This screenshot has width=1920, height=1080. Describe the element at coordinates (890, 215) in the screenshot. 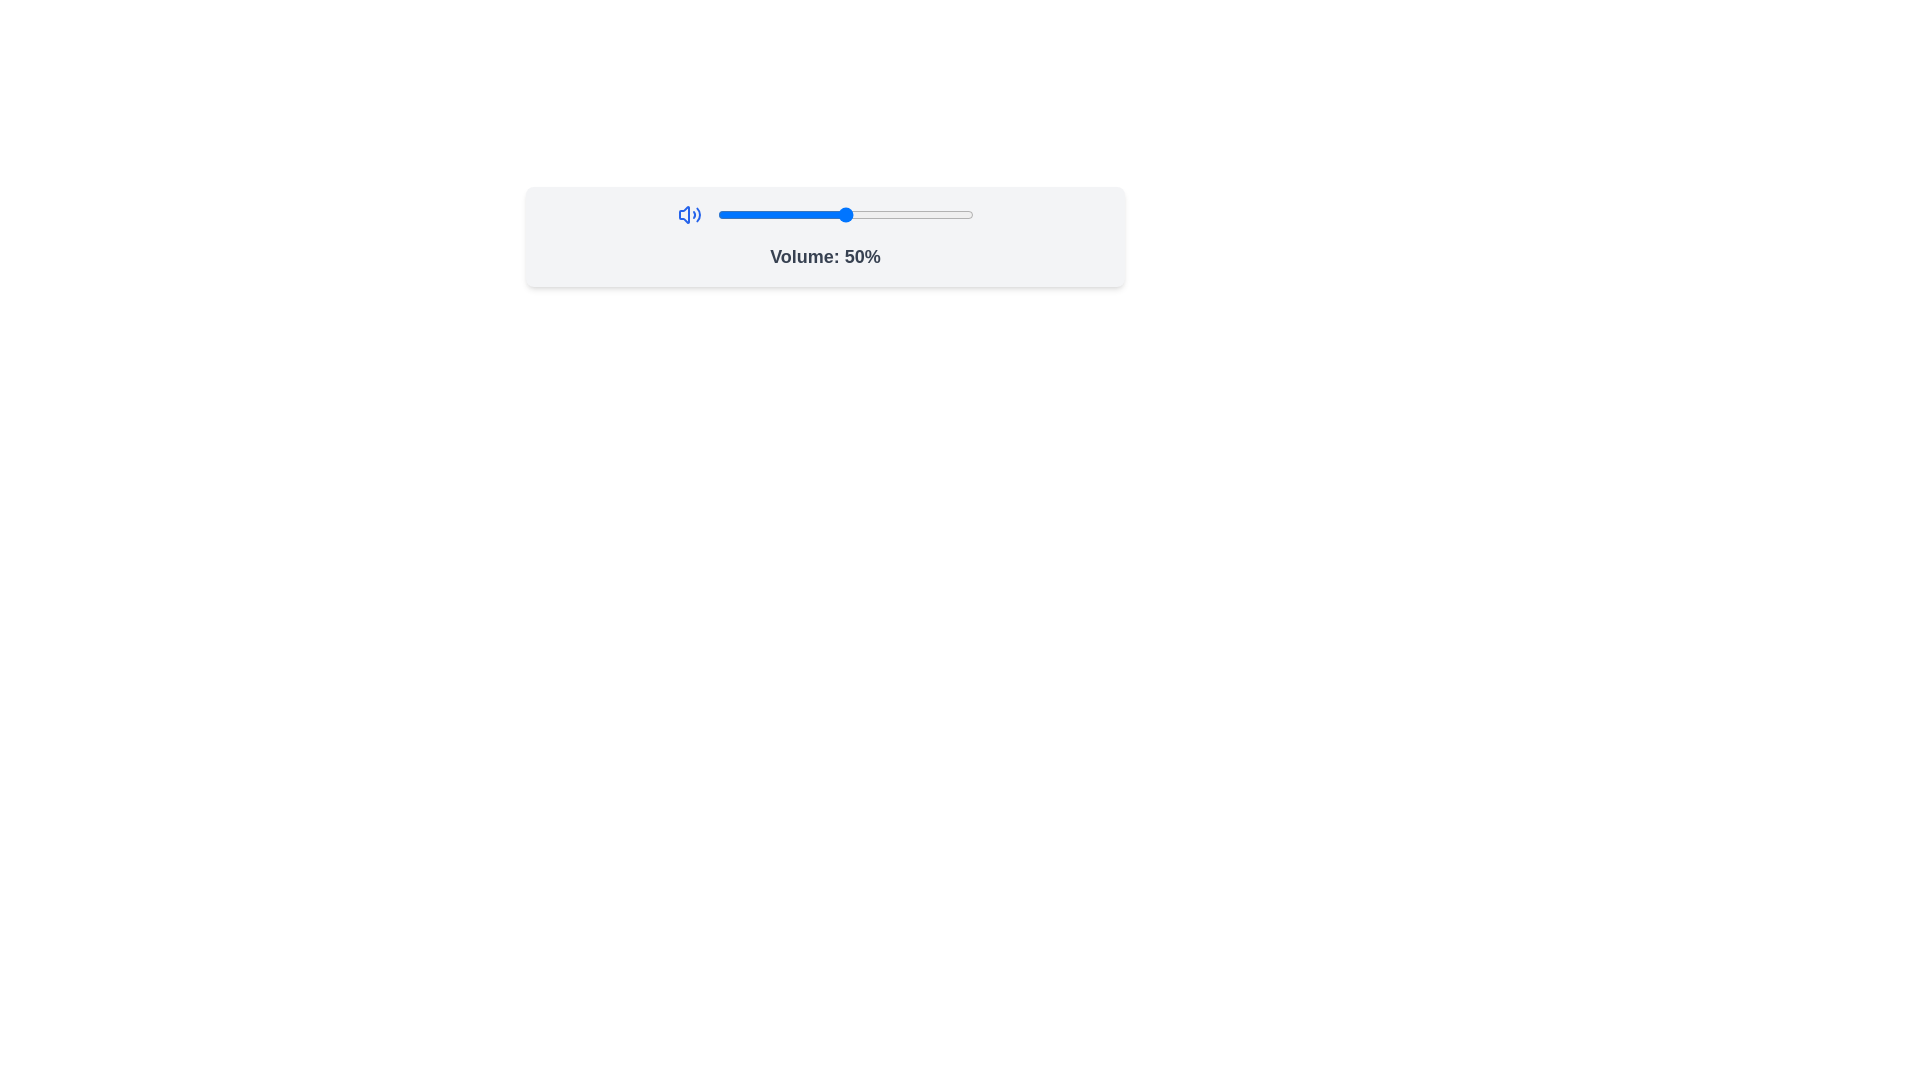

I see `the slider volume` at that location.